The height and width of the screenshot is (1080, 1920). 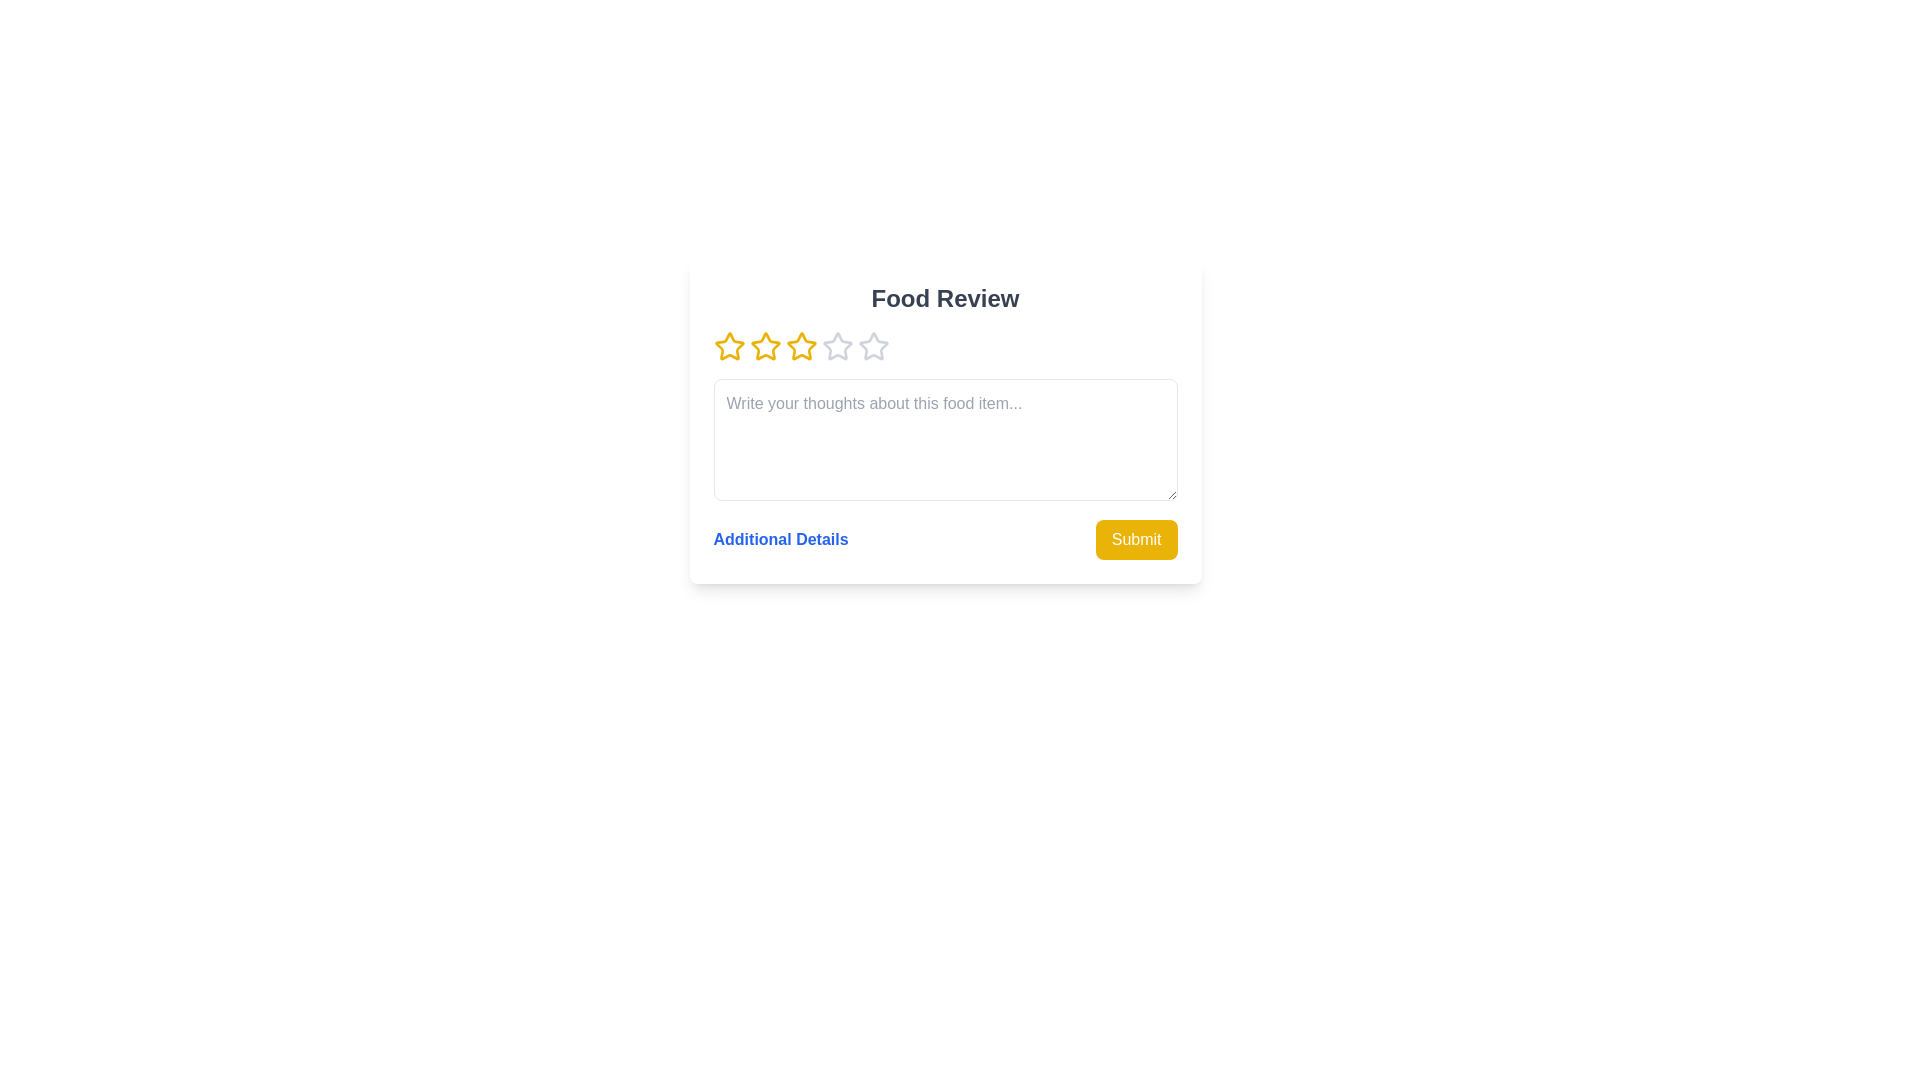 I want to click on the rating to 2 stars by clicking on the corresponding star button, so click(x=764, y=346).